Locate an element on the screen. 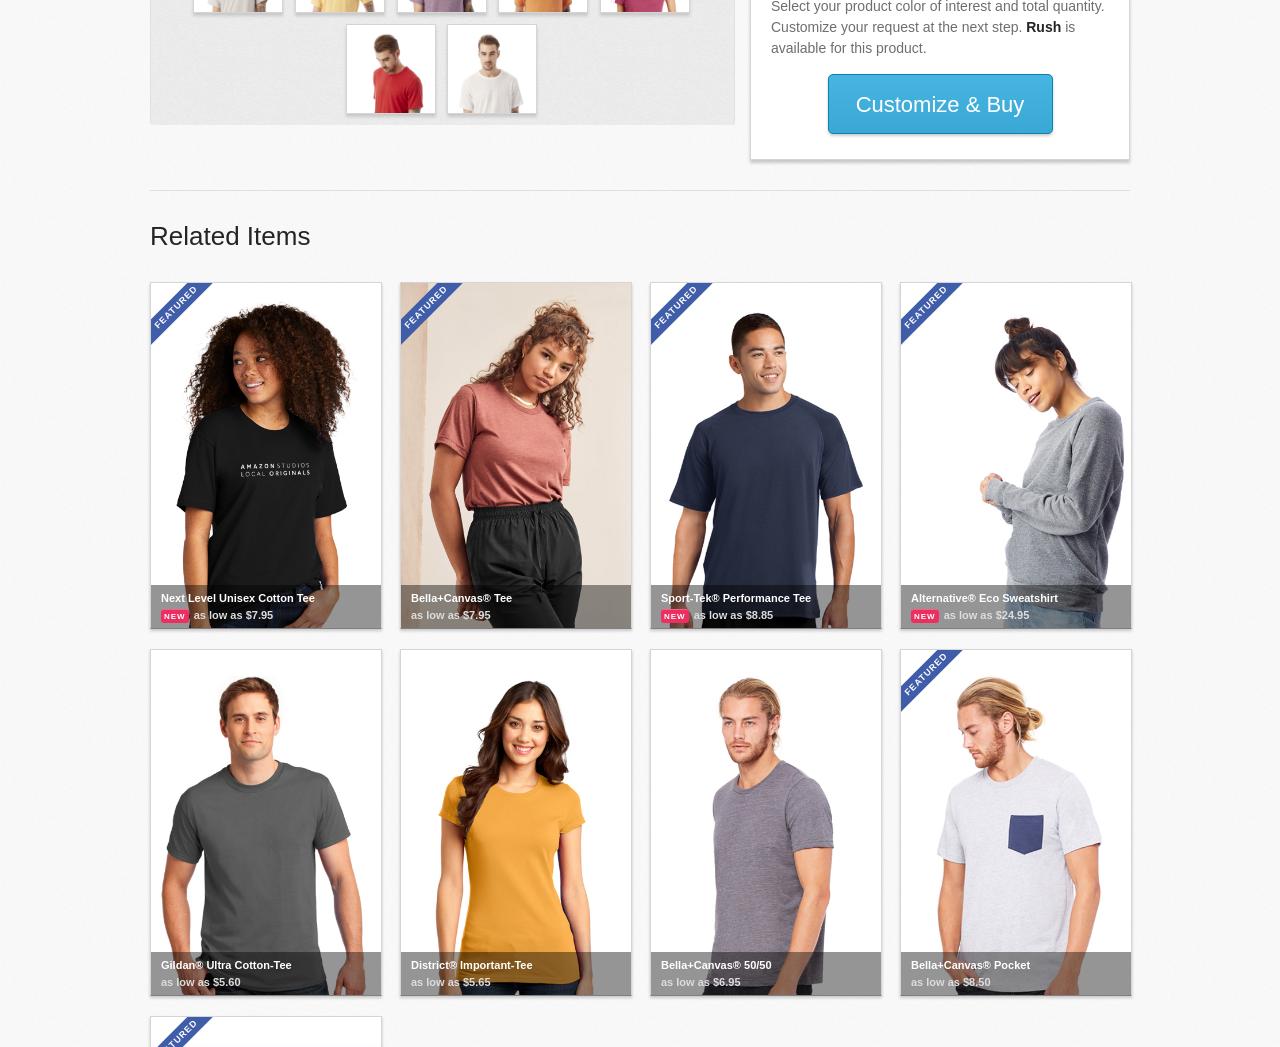 The height and width of the screenshot is (1047, 1280). 'Related Items' is located at coordinates (149, 234).